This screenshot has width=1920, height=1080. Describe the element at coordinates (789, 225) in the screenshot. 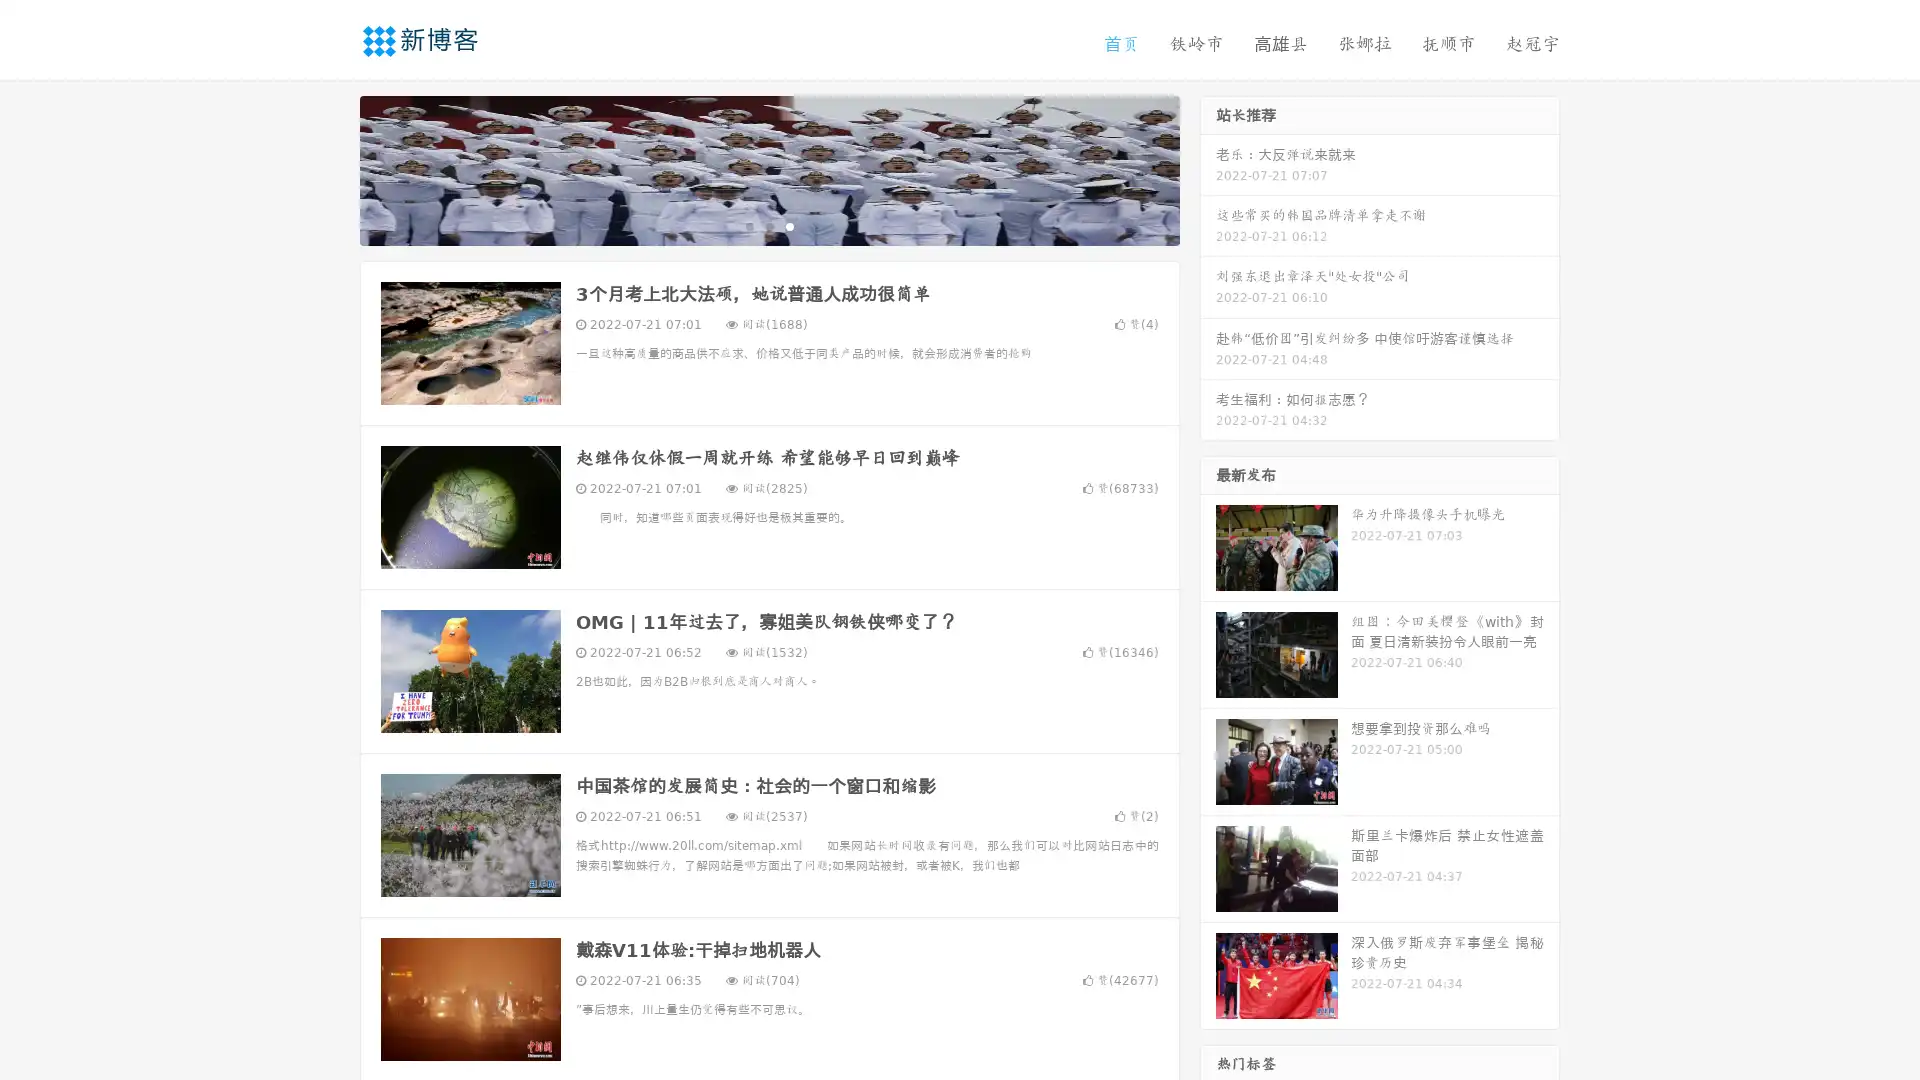

I see `Go to slide 3` at that location.